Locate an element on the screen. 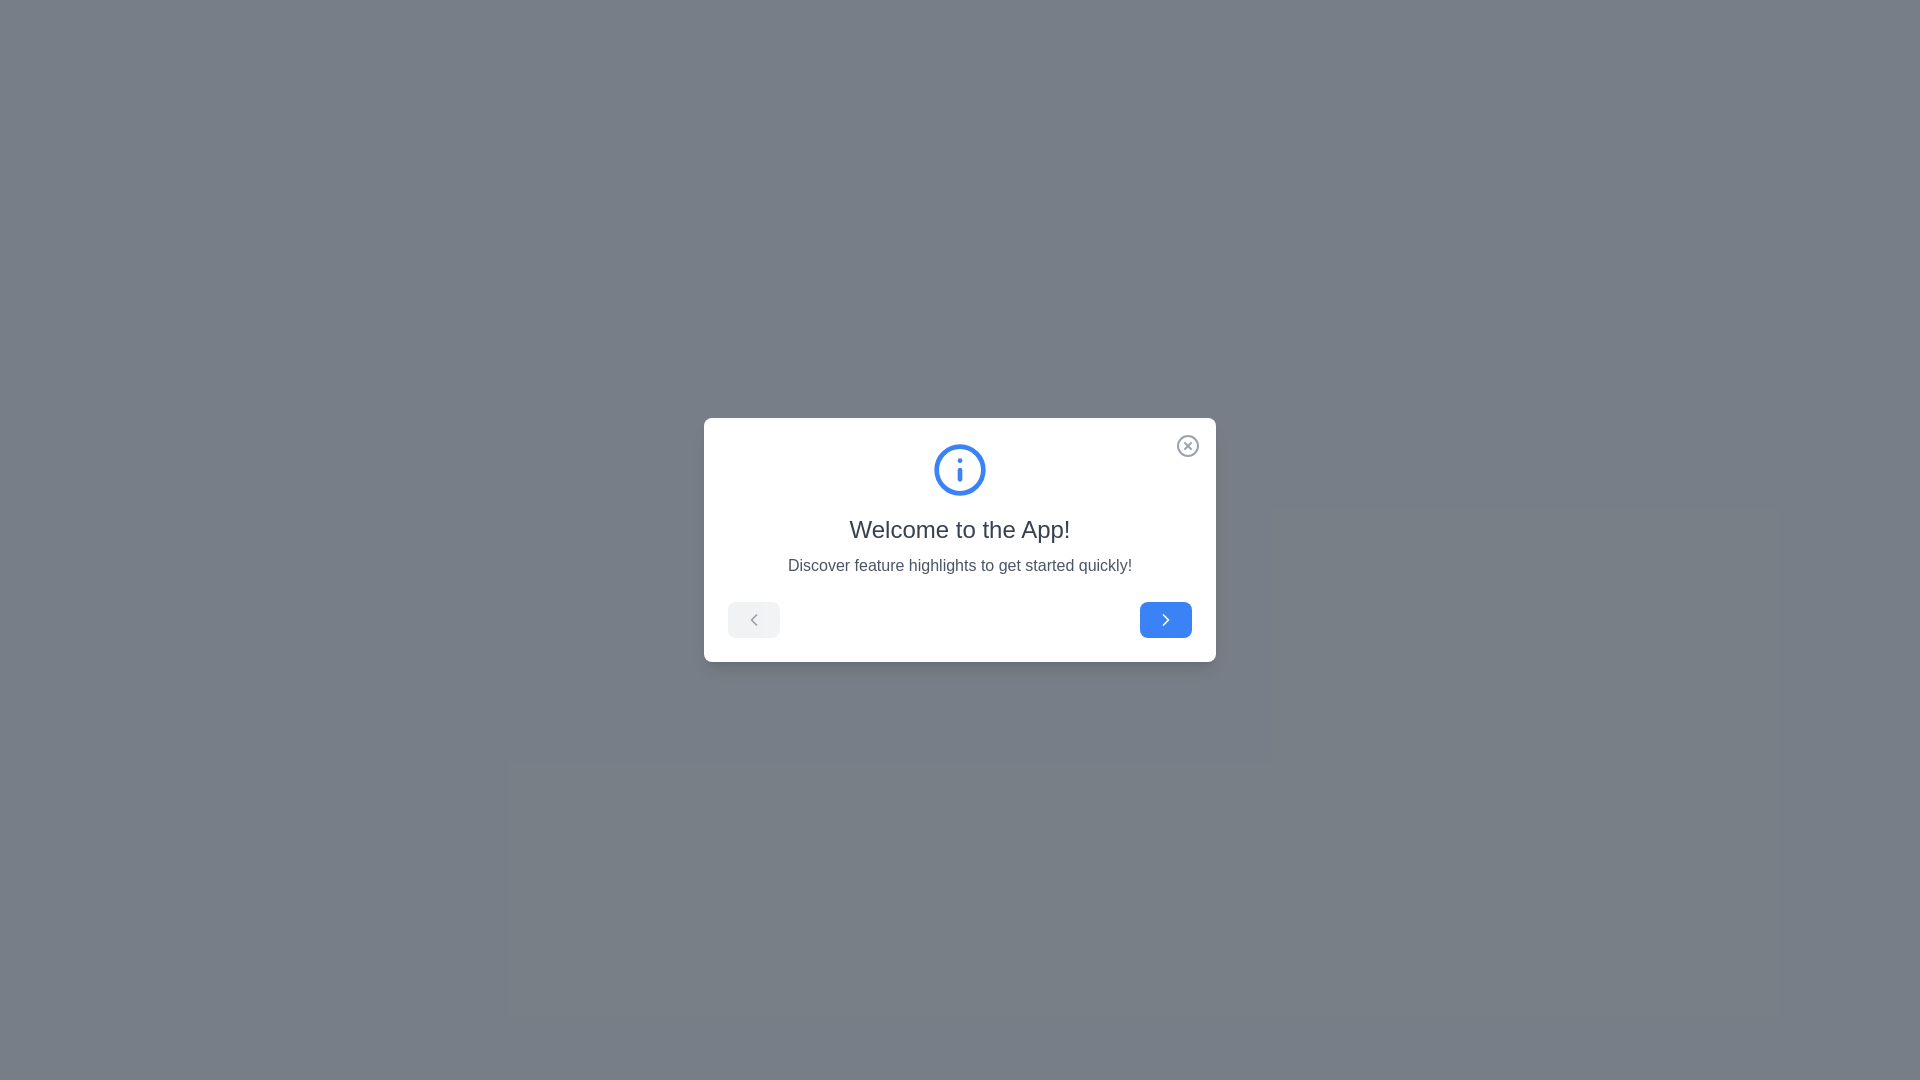  the guide icon to inspect it is located at coordinates (960, 470).